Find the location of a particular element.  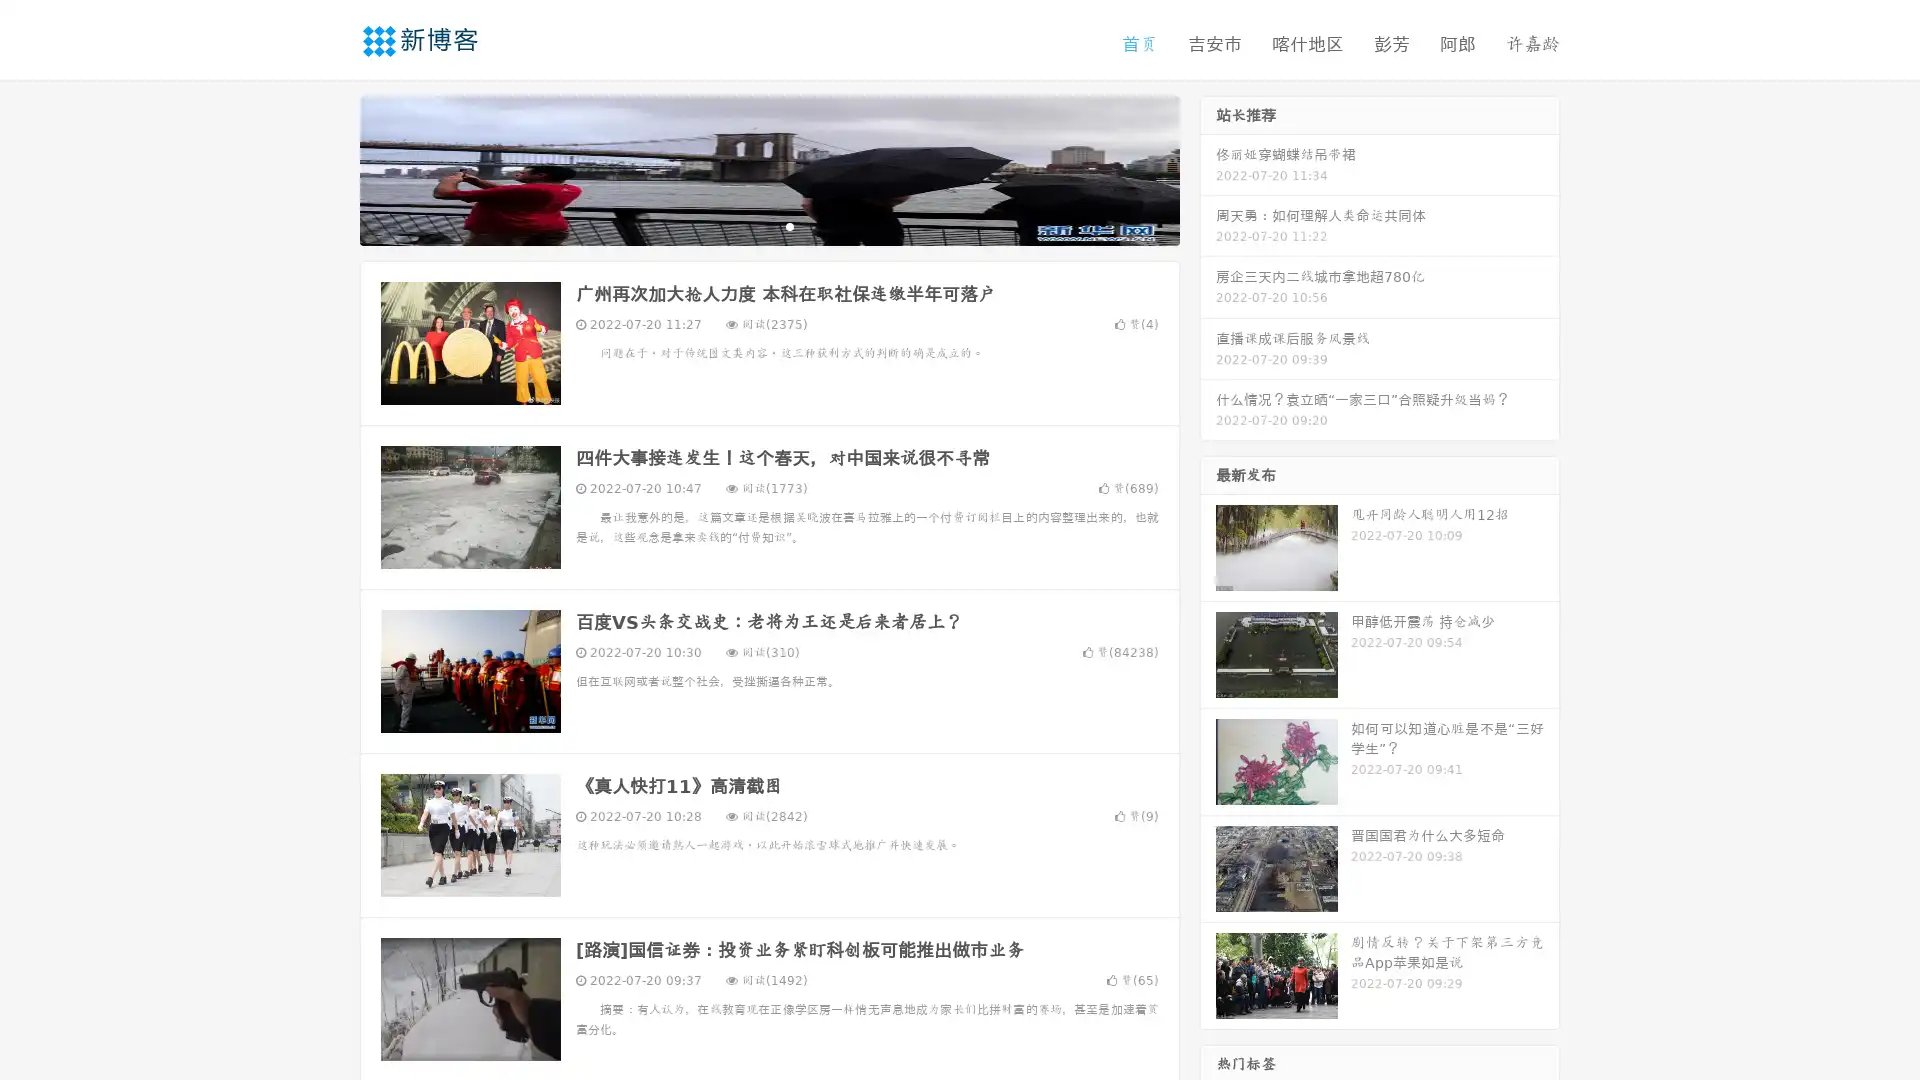

Go to slide 2 is located at coordinates (768, 225).